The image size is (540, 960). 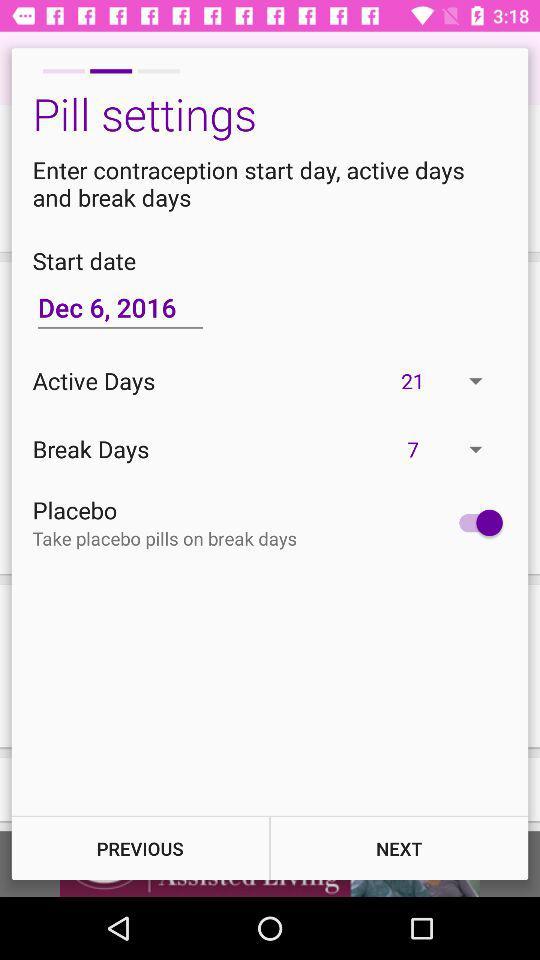 I want to click on turn on, so click(x=475, y=521).